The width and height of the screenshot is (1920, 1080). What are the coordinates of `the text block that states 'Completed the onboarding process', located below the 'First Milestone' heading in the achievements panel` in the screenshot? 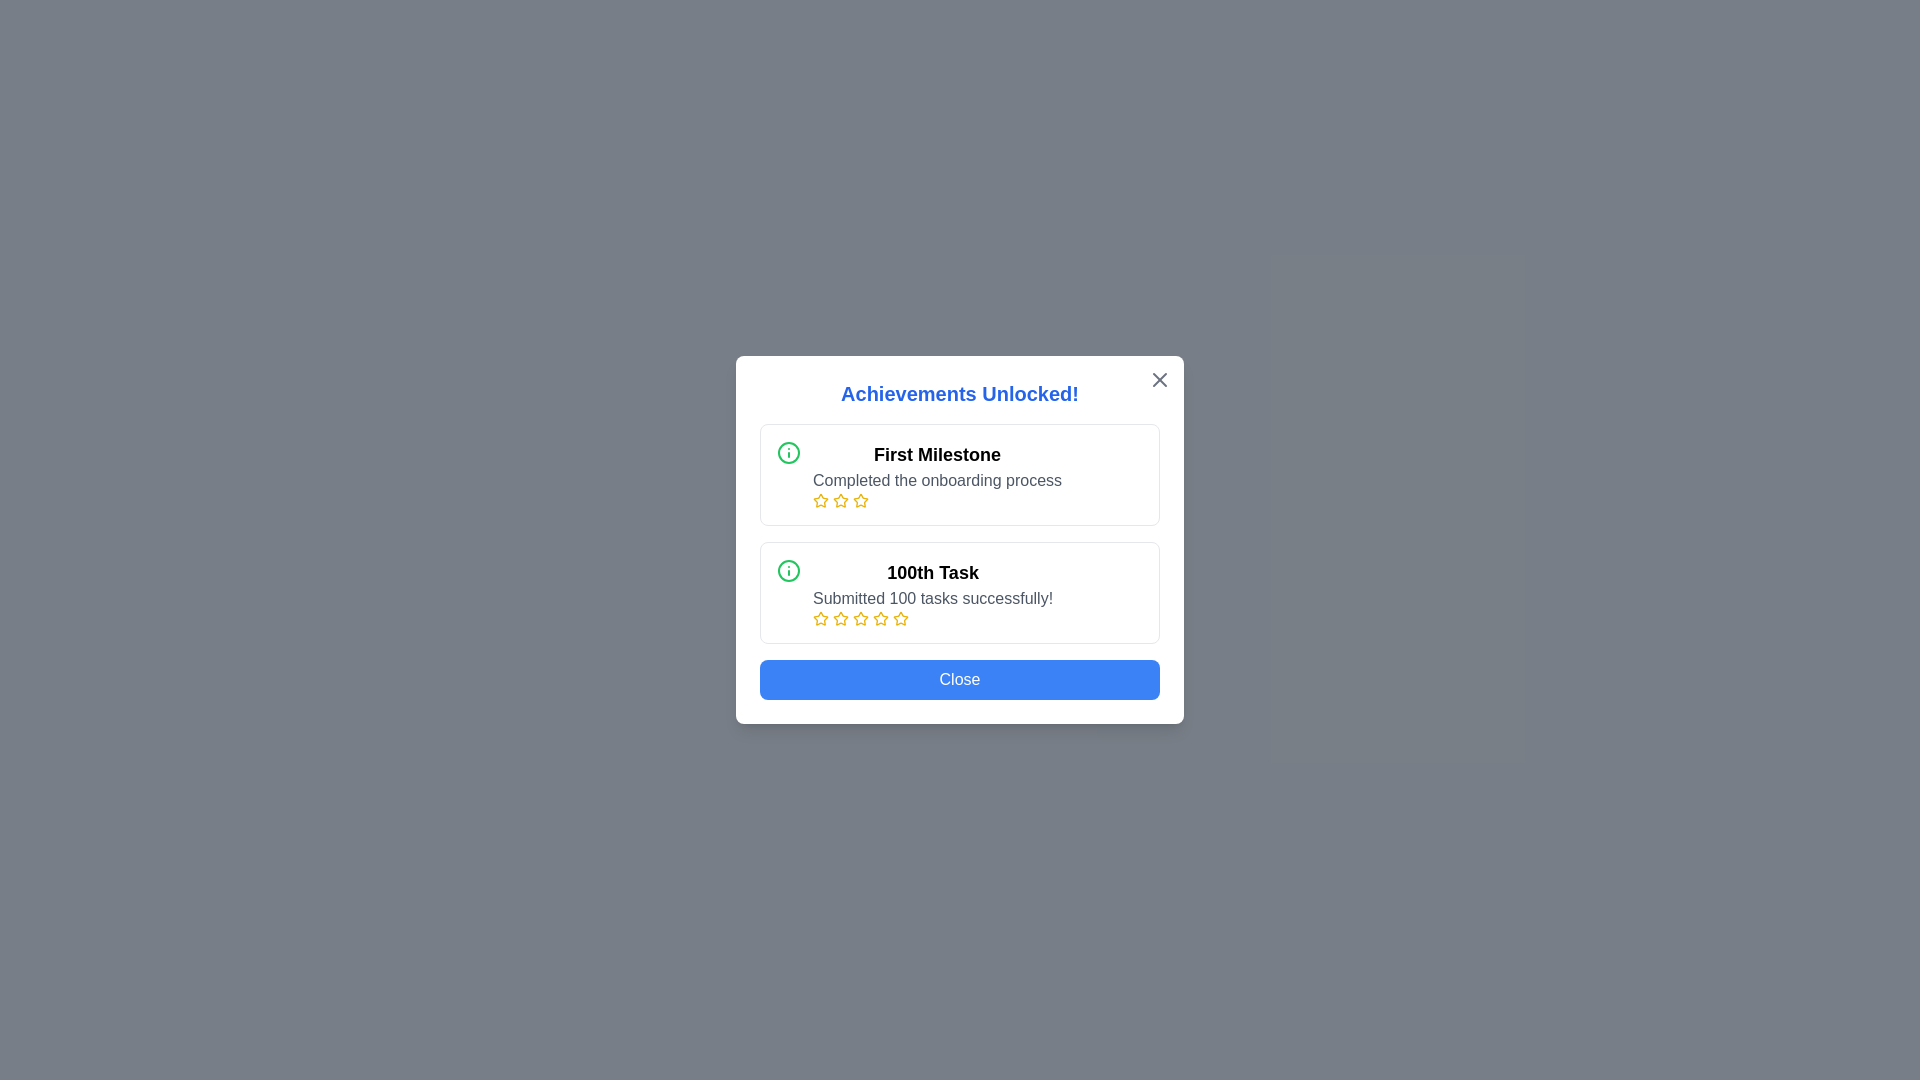 It's located at (936, 481).